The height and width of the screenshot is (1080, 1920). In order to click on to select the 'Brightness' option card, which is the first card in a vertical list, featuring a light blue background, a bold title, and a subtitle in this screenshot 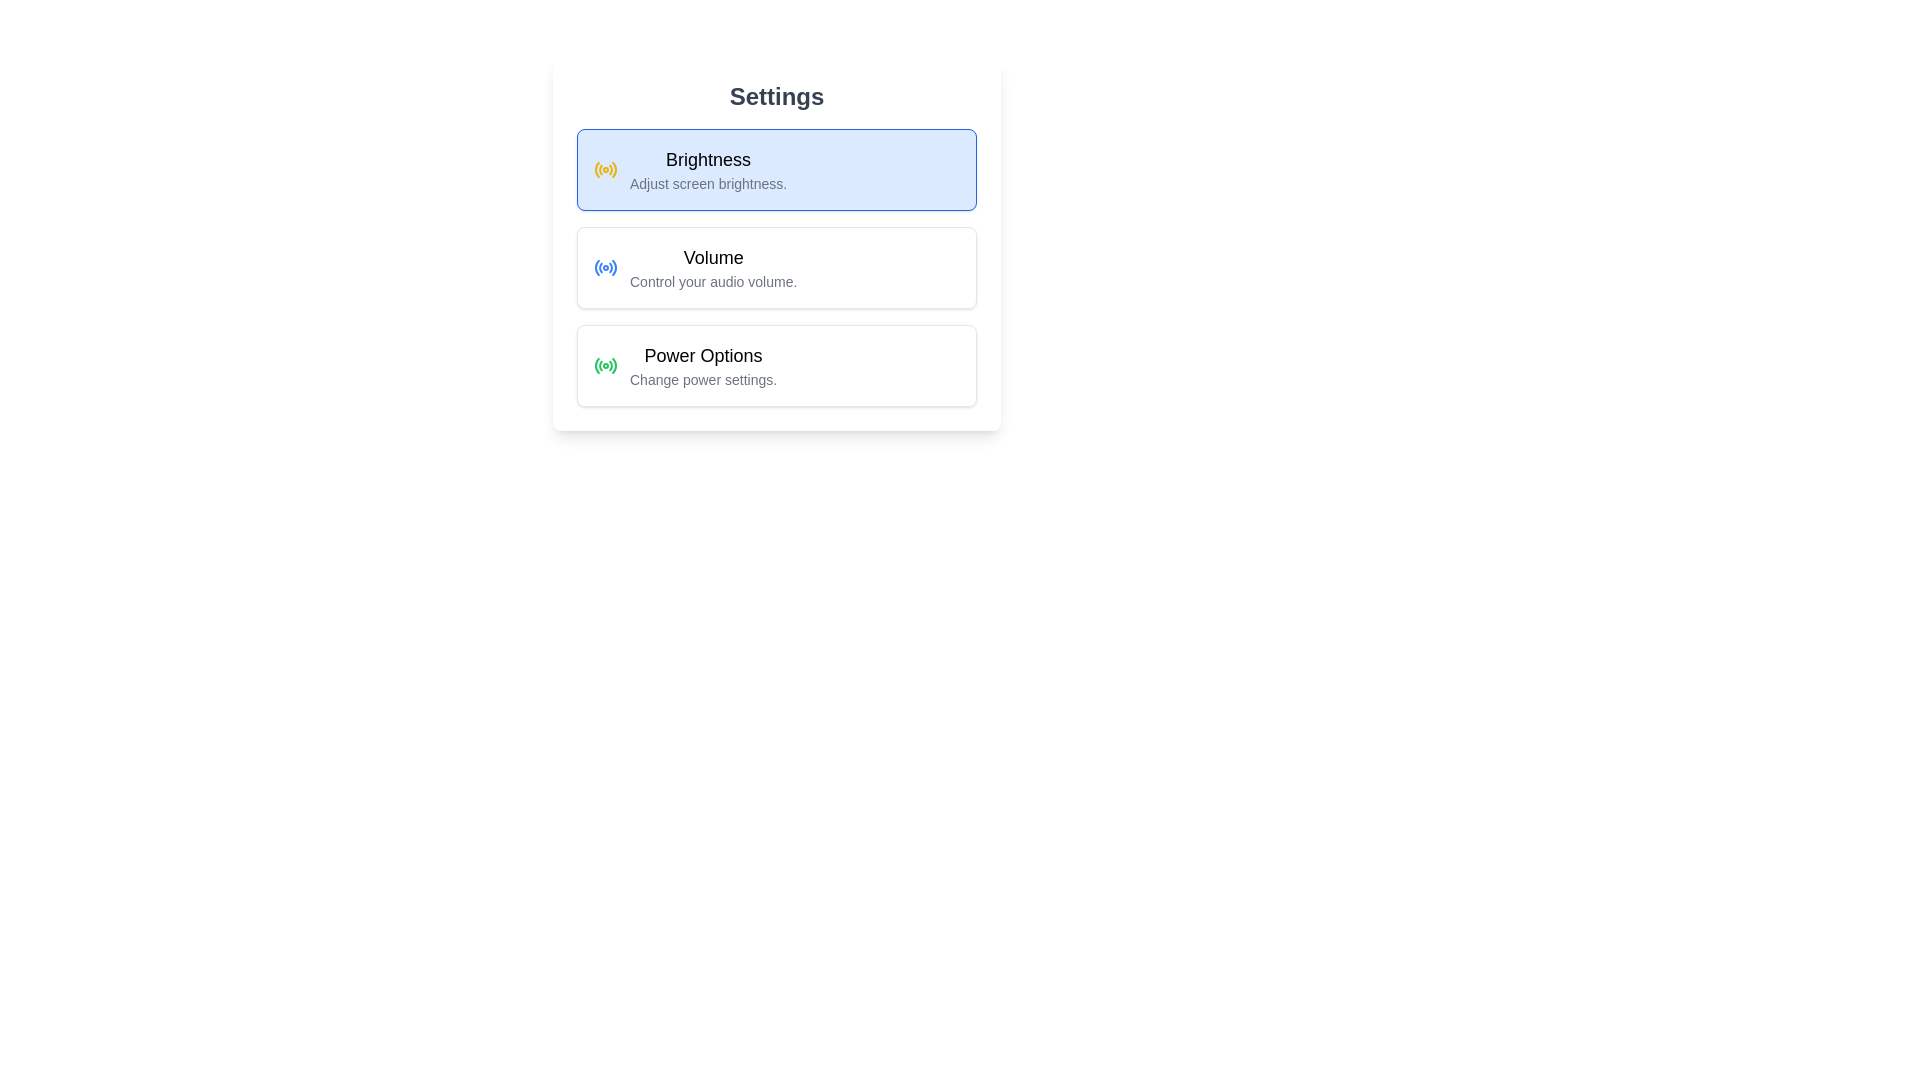, I will do `click(776, 168)`.